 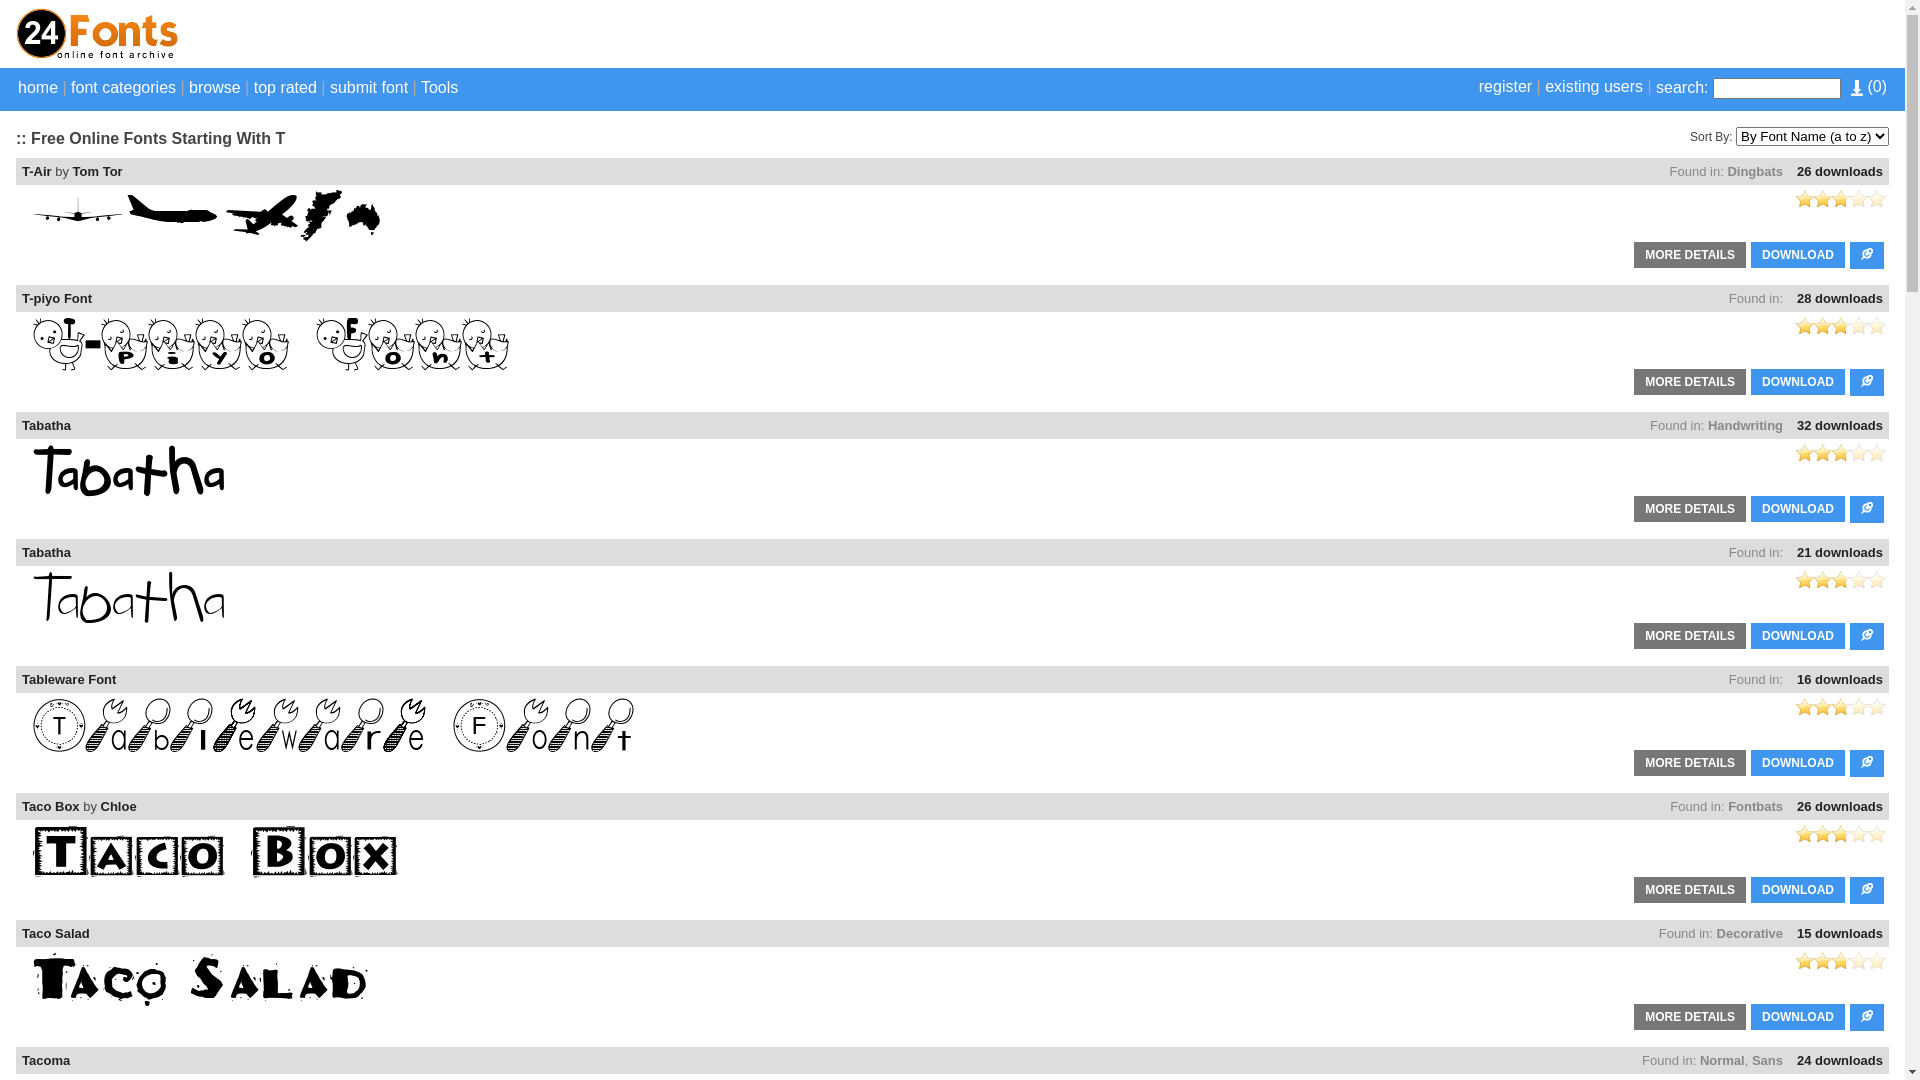 What do you see at coordinates (22, 678) in the screenshot?
I see `'Tableware Font'` at bounding box center [22, 678].